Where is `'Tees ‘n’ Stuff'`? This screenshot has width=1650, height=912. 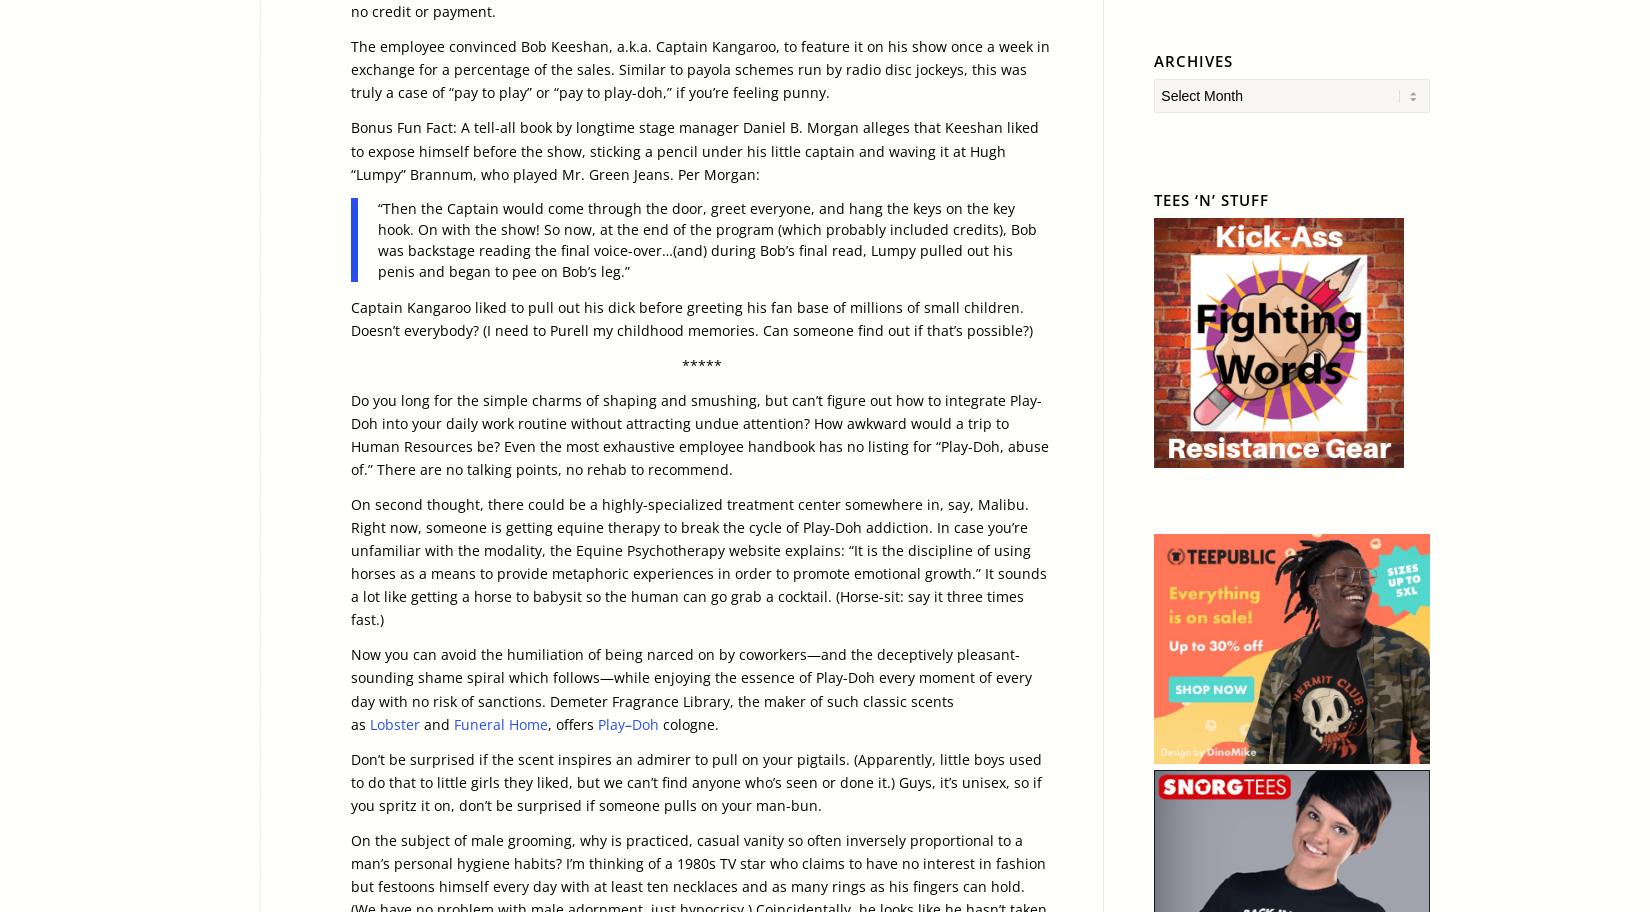 'Tees ‘n’ Stuff' is located at coordinates (1211, 199).